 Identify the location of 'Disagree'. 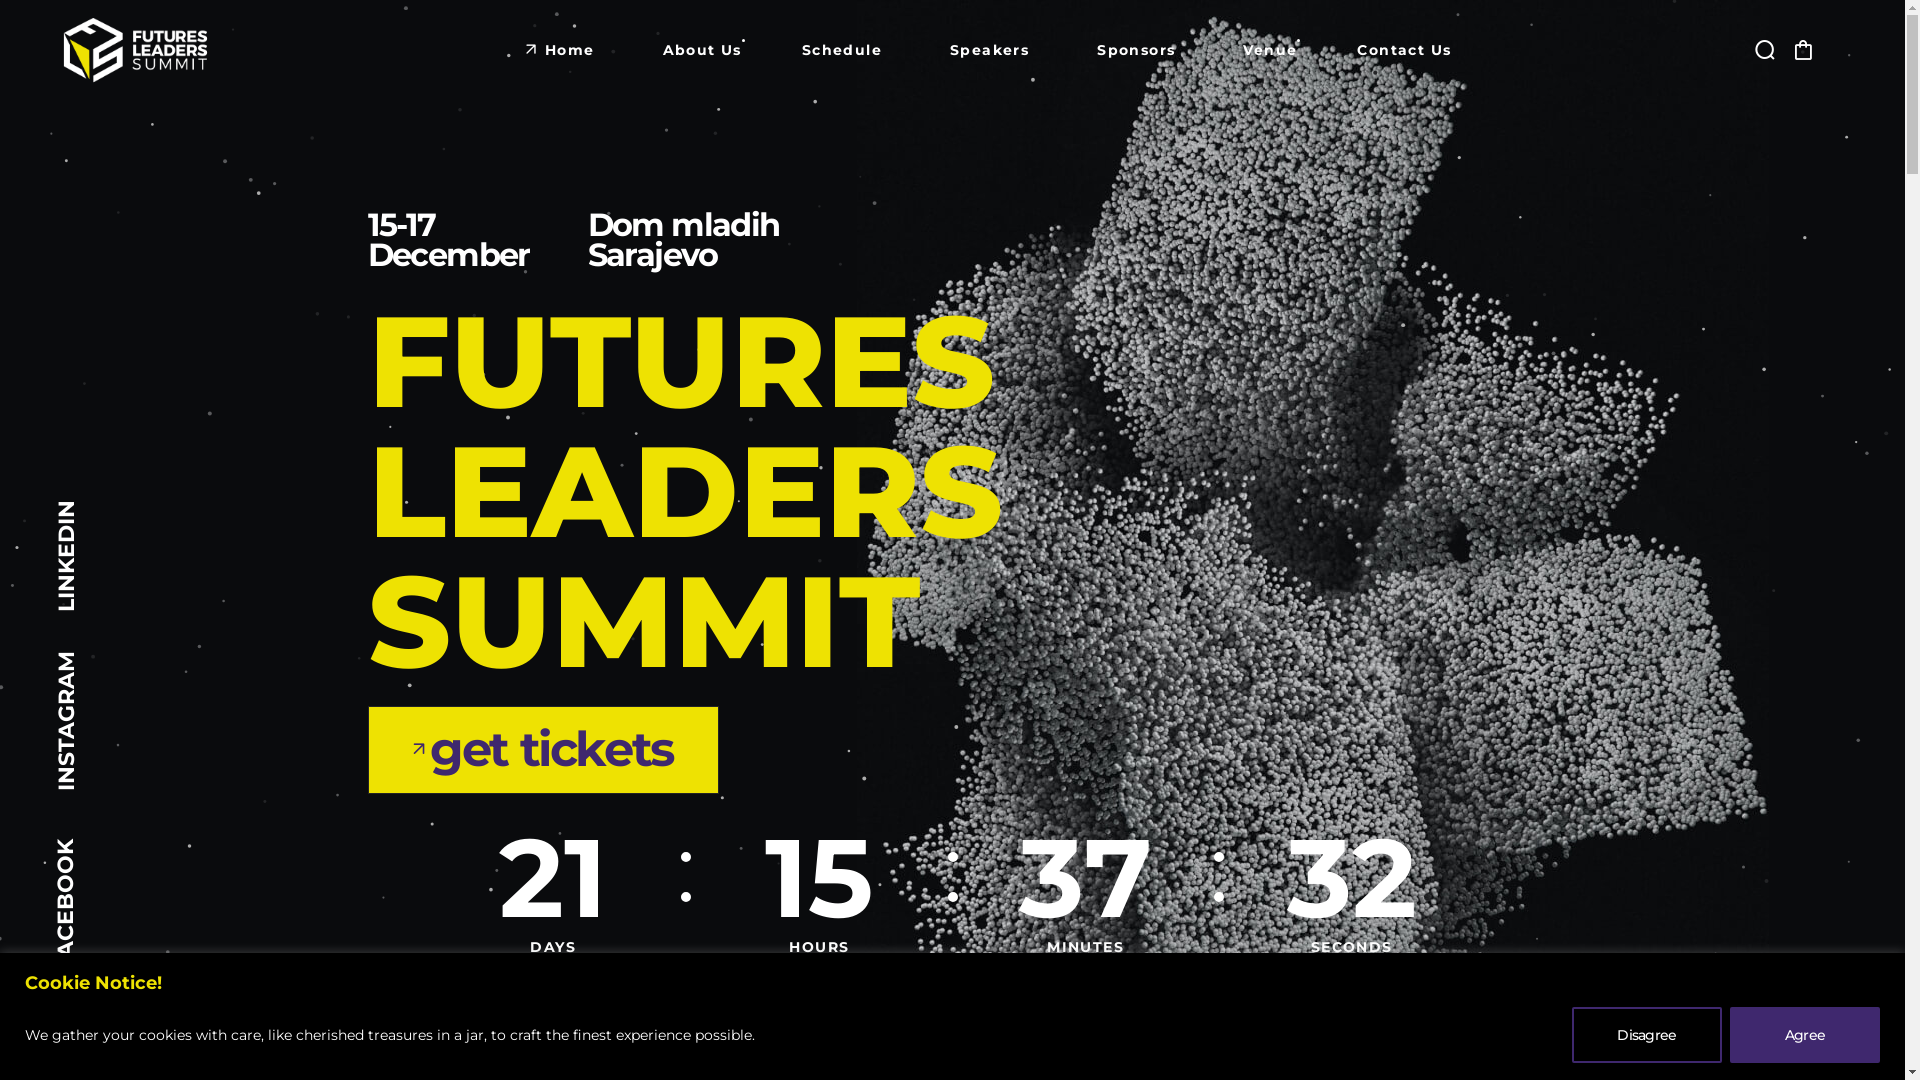
(1646, 1033).